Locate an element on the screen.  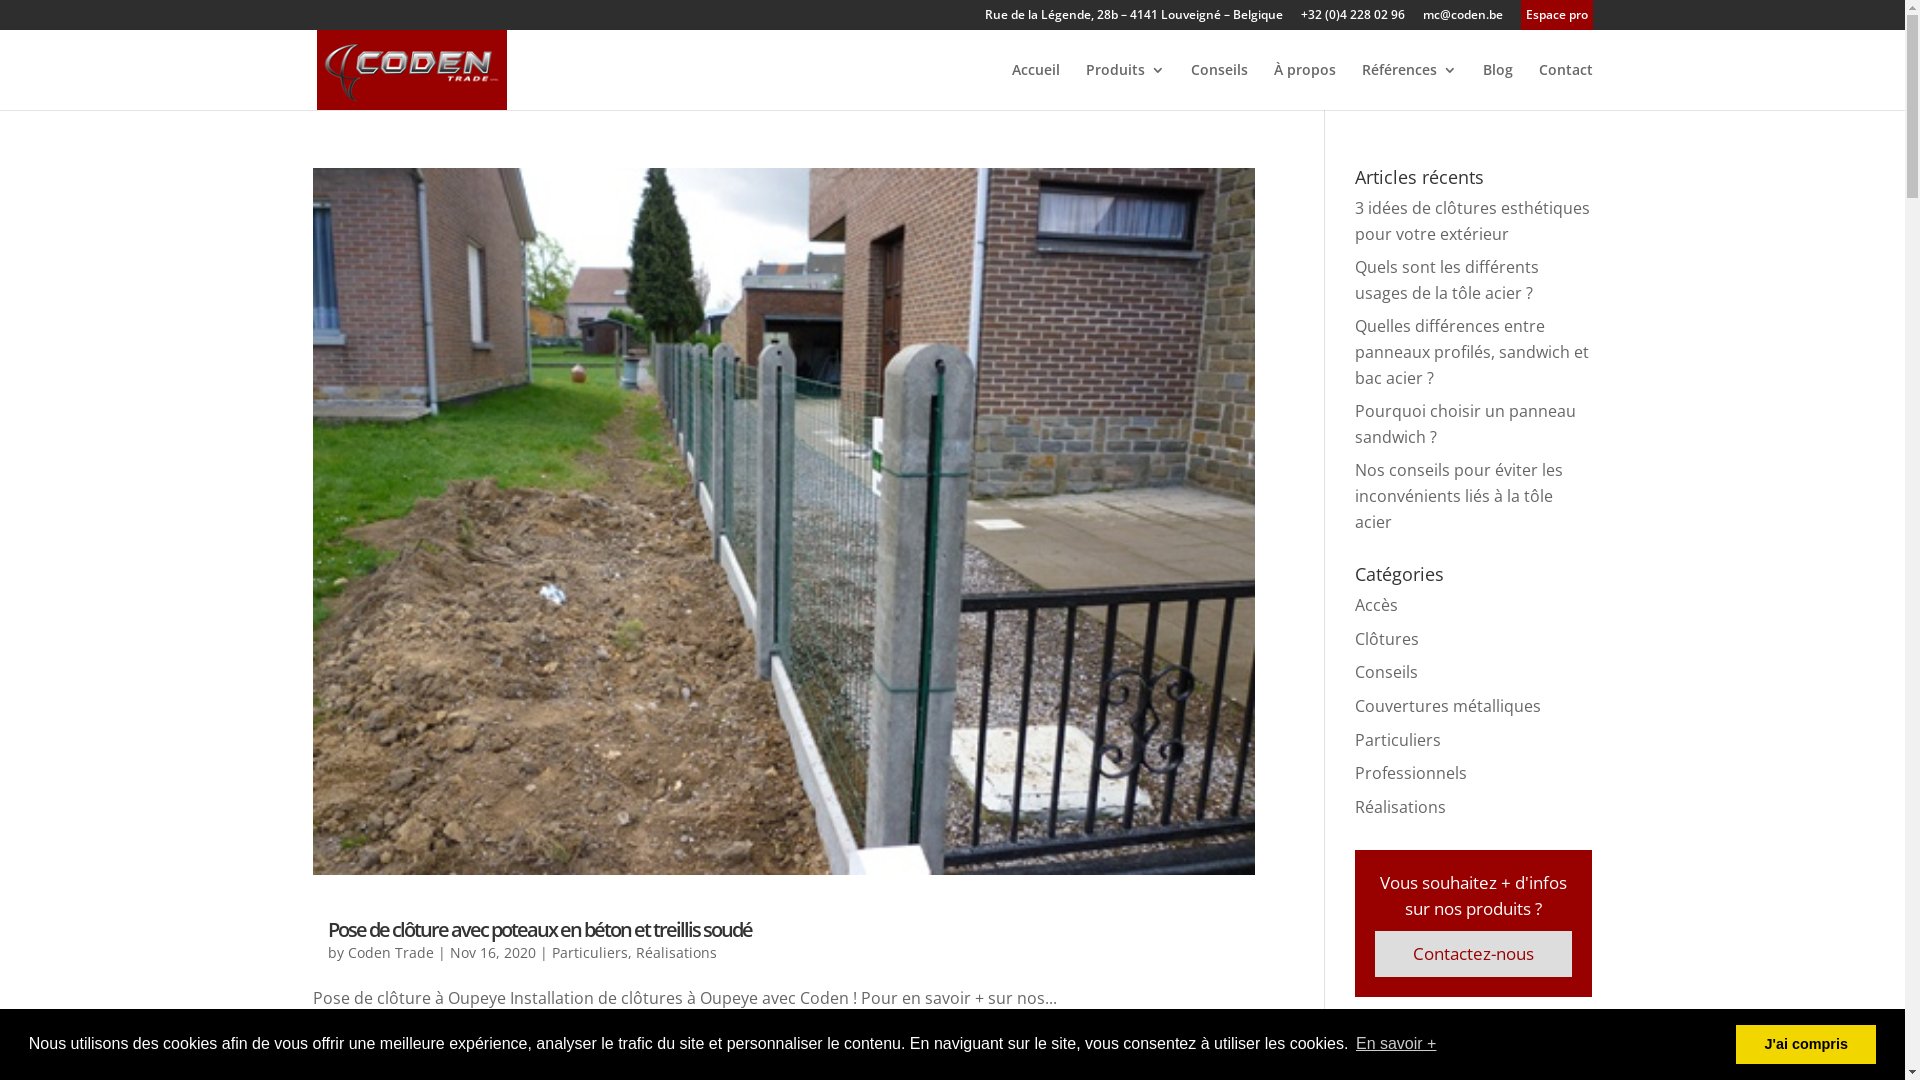
'Professionnels' is located at coordinates (1410, 771).